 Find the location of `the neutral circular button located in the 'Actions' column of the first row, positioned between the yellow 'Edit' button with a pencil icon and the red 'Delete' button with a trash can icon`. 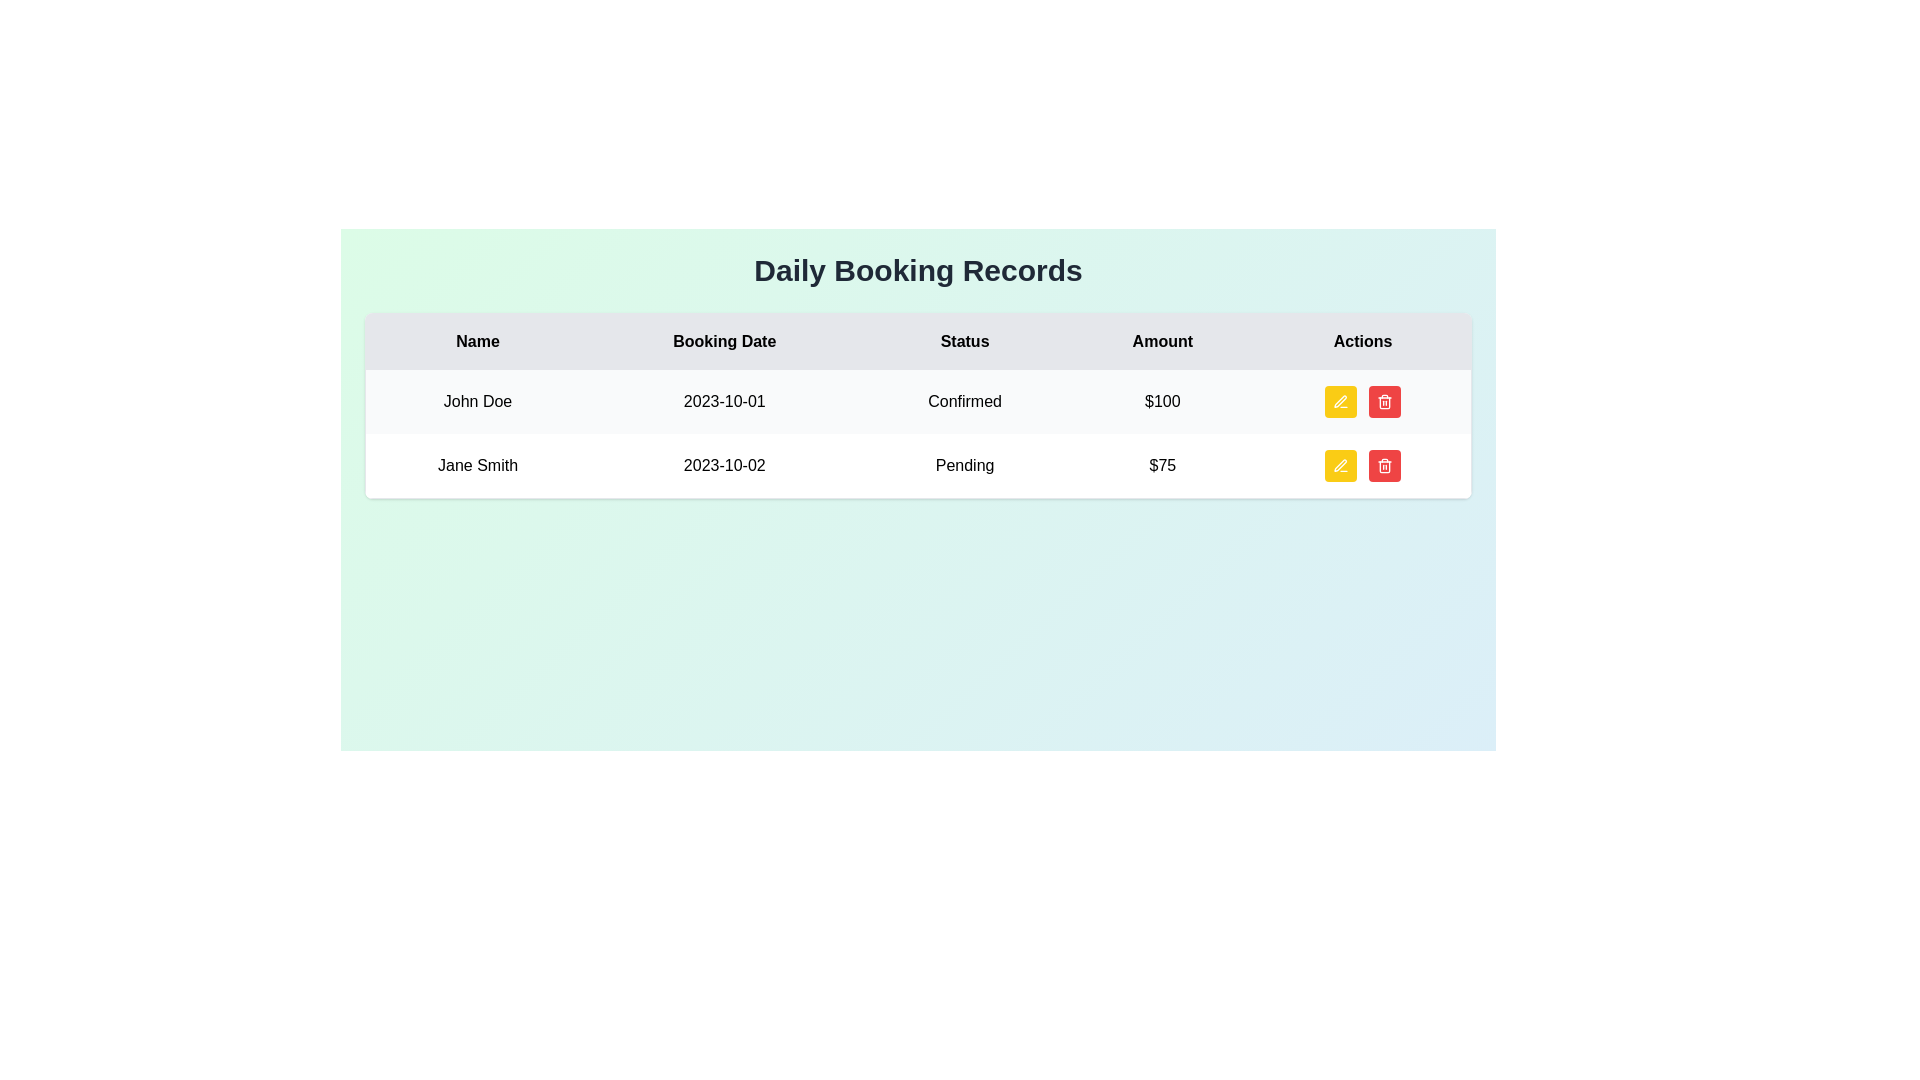

the neutral circular button located in the 'Actions' column of the first row, positioned between the yellow 'Edit' button with a pencil icon and the red 'Delete' button with a trash can icon is located at coordinates (1362, 401).